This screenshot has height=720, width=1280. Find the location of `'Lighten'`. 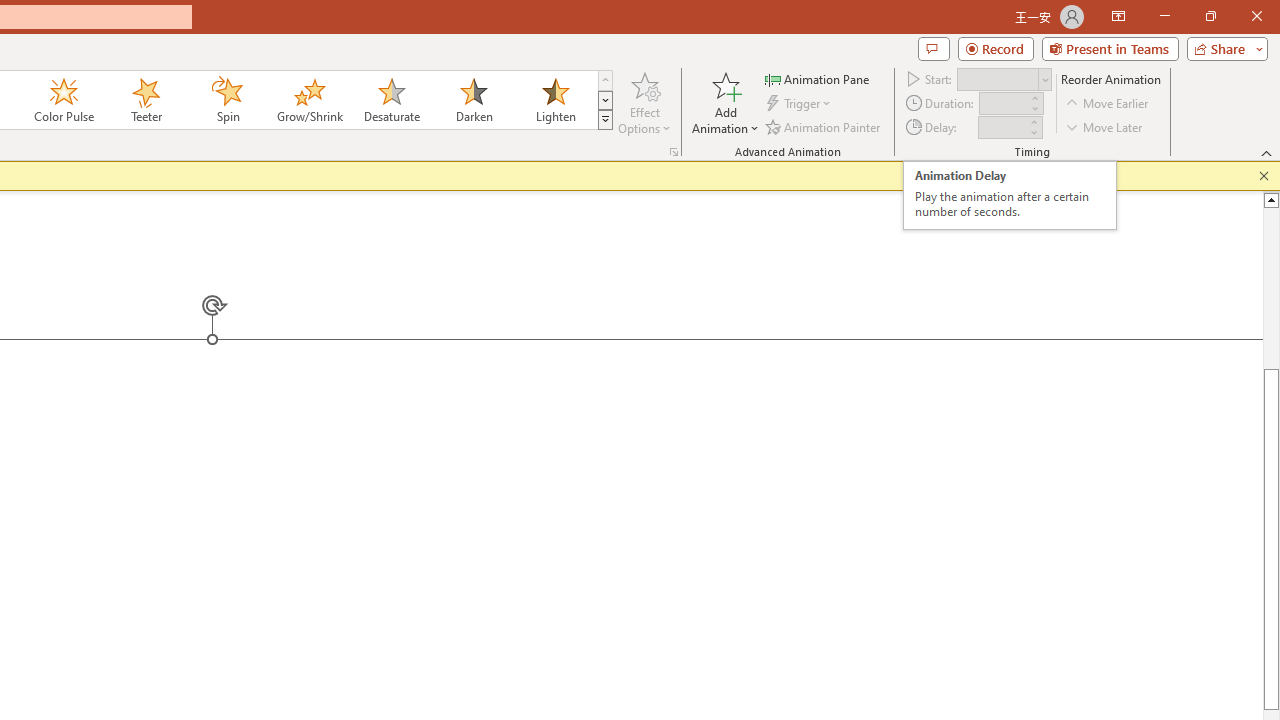

'Lighten' is located at coordinates (555, 100).